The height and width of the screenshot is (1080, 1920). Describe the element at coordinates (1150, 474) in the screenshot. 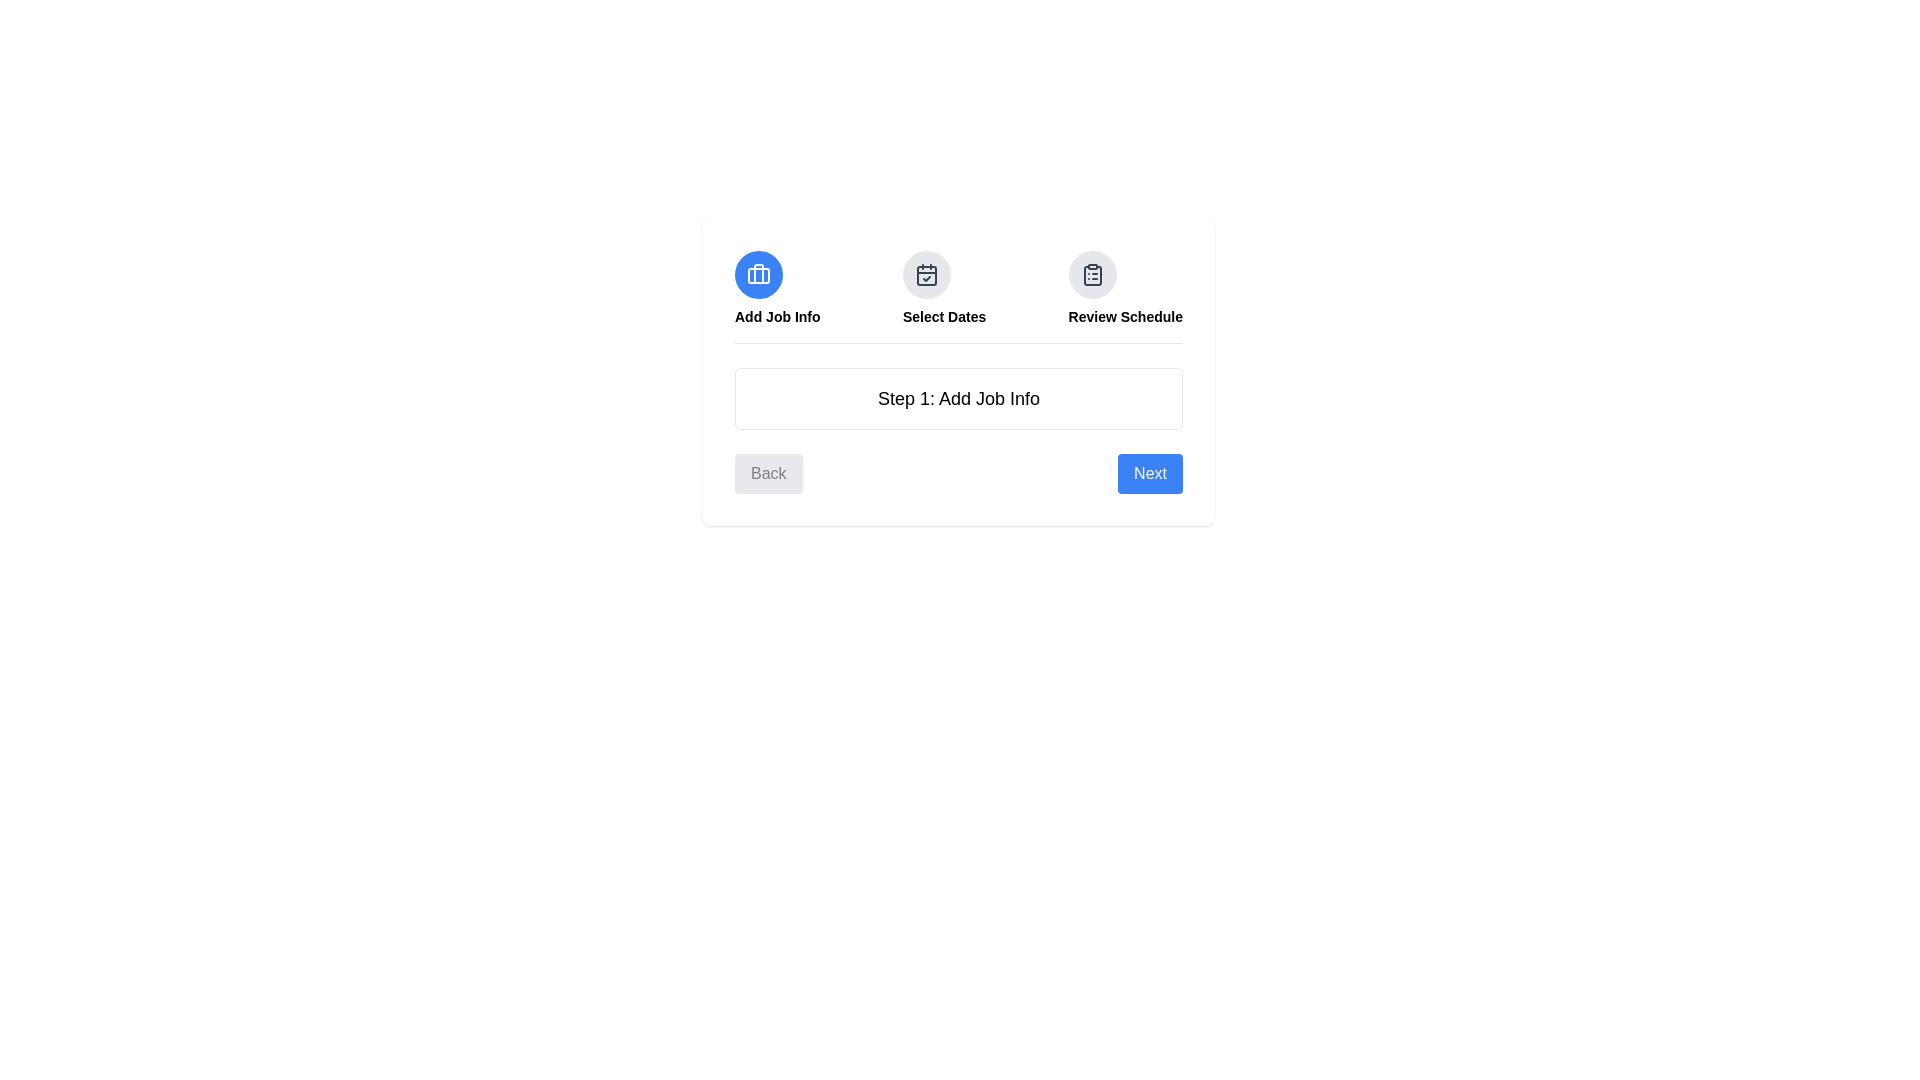

I see `'Next' button to proceed to the next step` at that location.